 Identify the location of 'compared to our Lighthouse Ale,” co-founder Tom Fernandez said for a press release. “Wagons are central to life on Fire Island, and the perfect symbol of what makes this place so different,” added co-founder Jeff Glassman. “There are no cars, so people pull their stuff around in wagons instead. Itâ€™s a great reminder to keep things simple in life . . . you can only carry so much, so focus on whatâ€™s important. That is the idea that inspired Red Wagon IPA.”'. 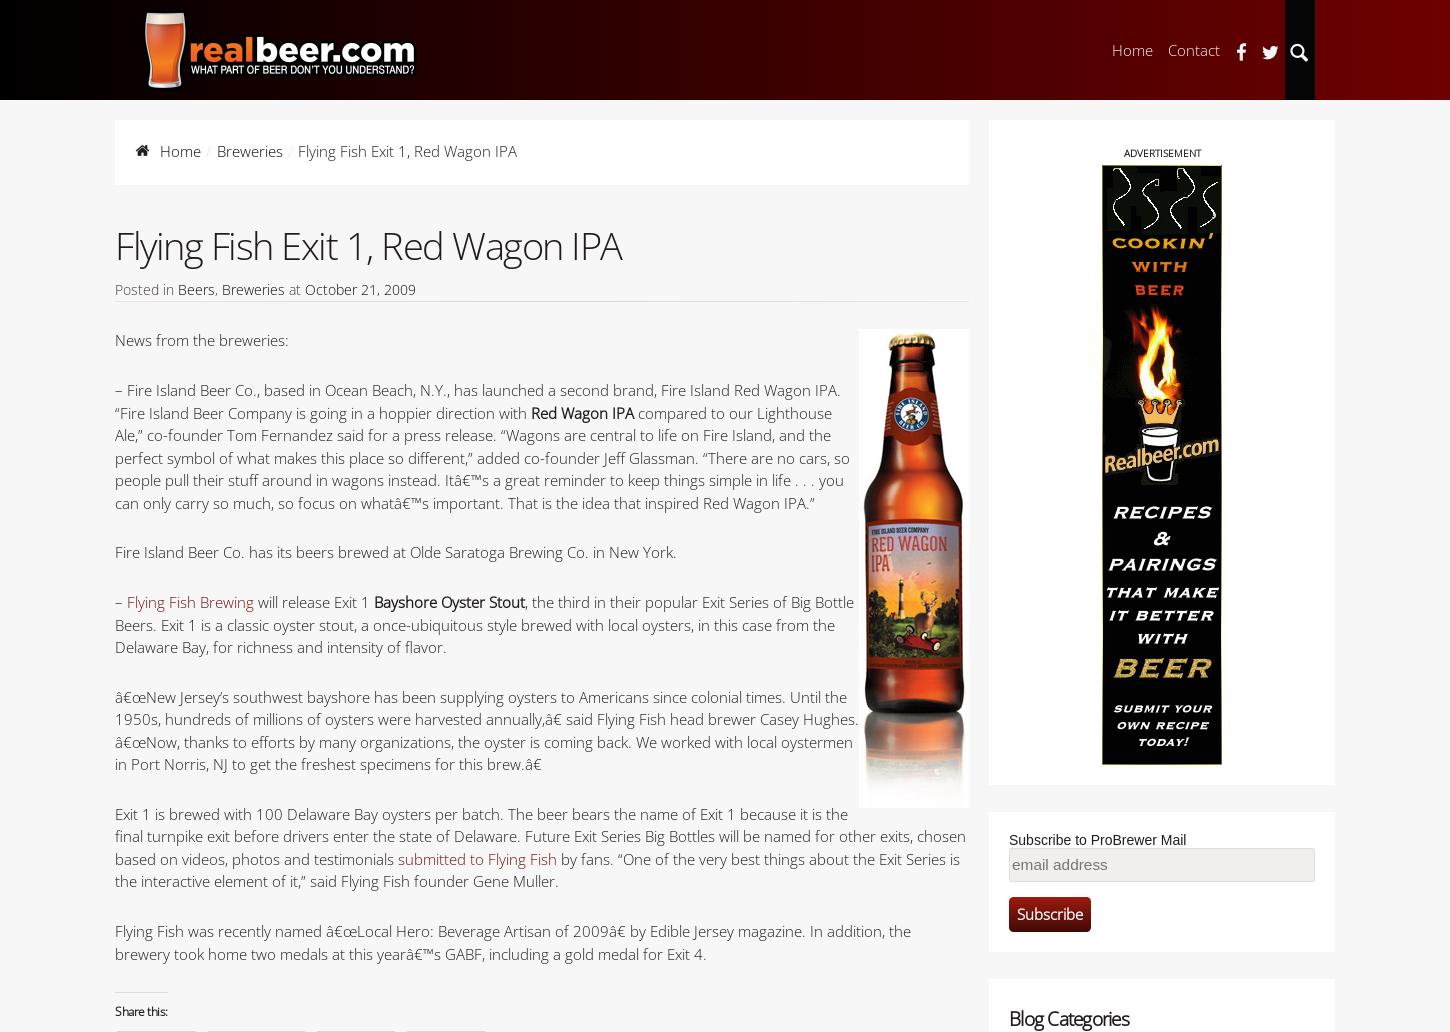
(481, 455).